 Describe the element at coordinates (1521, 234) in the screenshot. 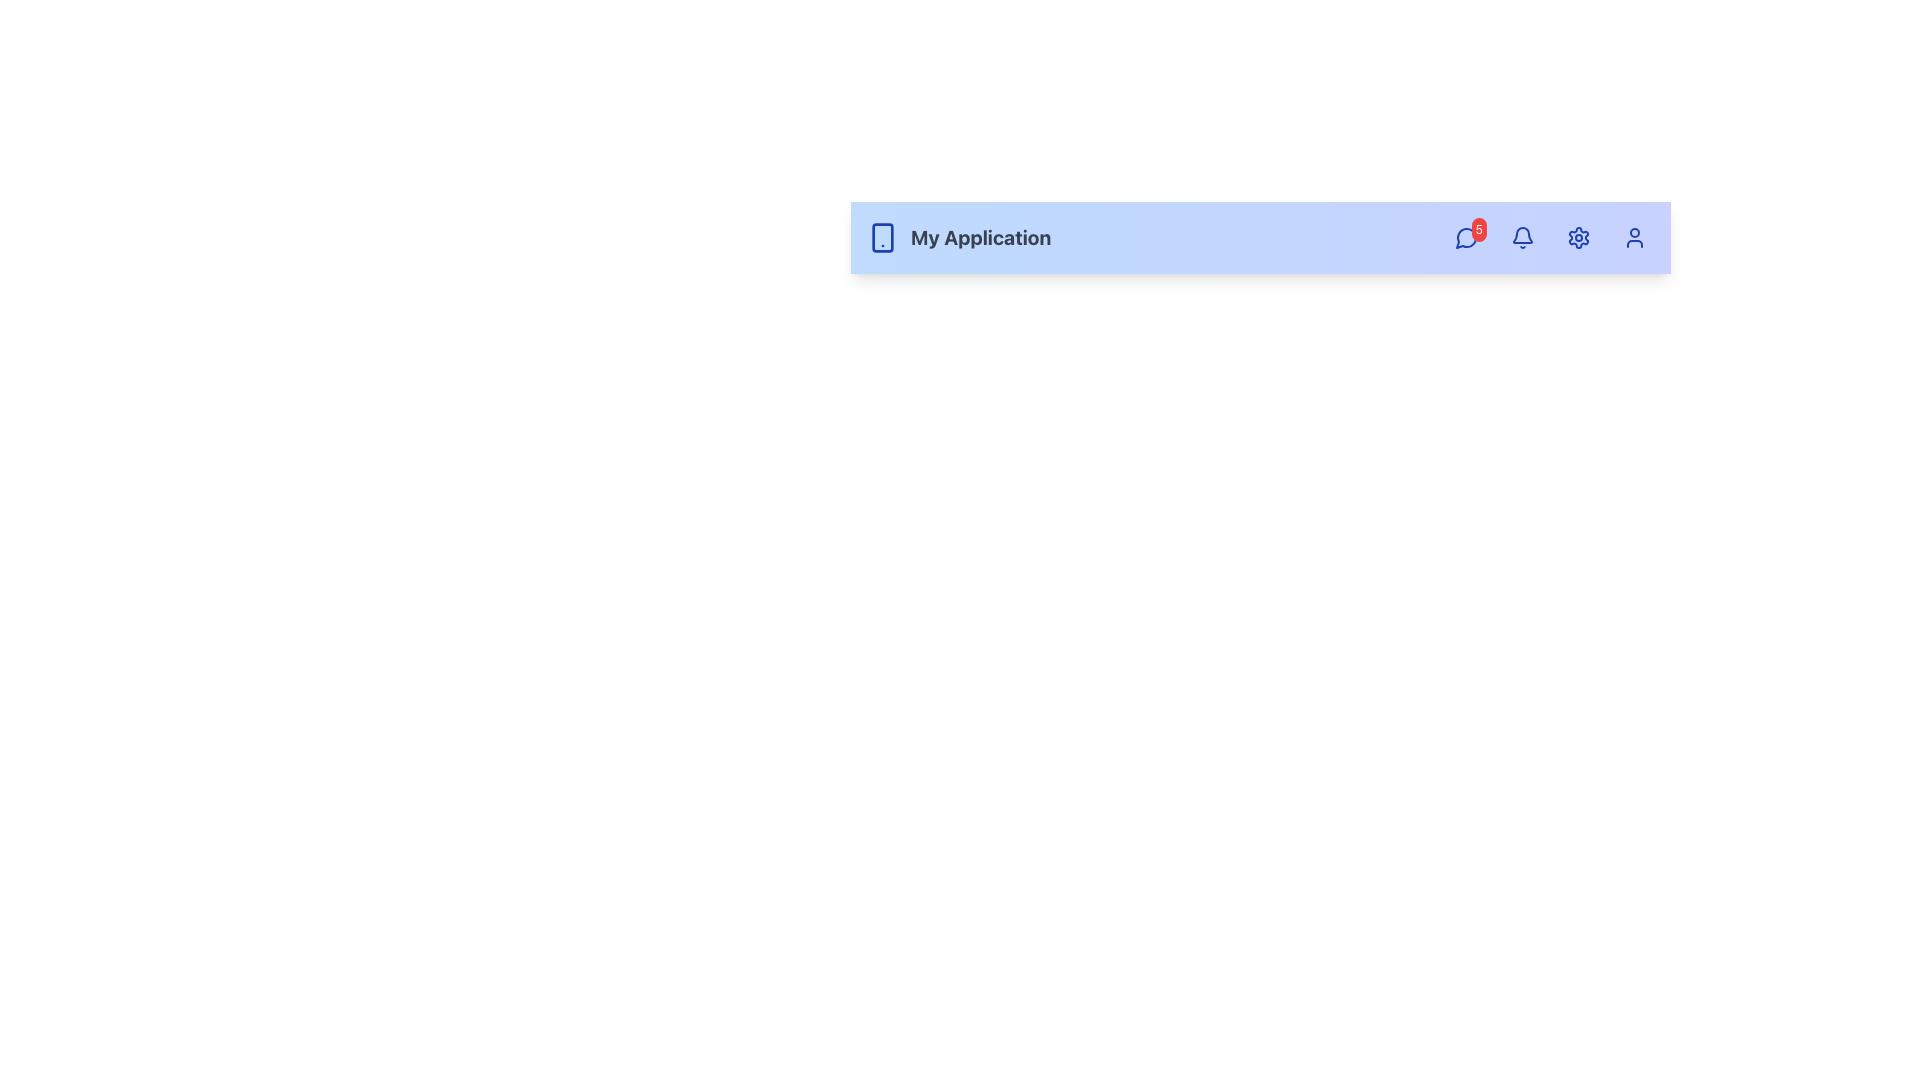

I see `the state of the bell icon representing notifications, which is the second graphical representation in the top-right section of the navigation bar` at that location.